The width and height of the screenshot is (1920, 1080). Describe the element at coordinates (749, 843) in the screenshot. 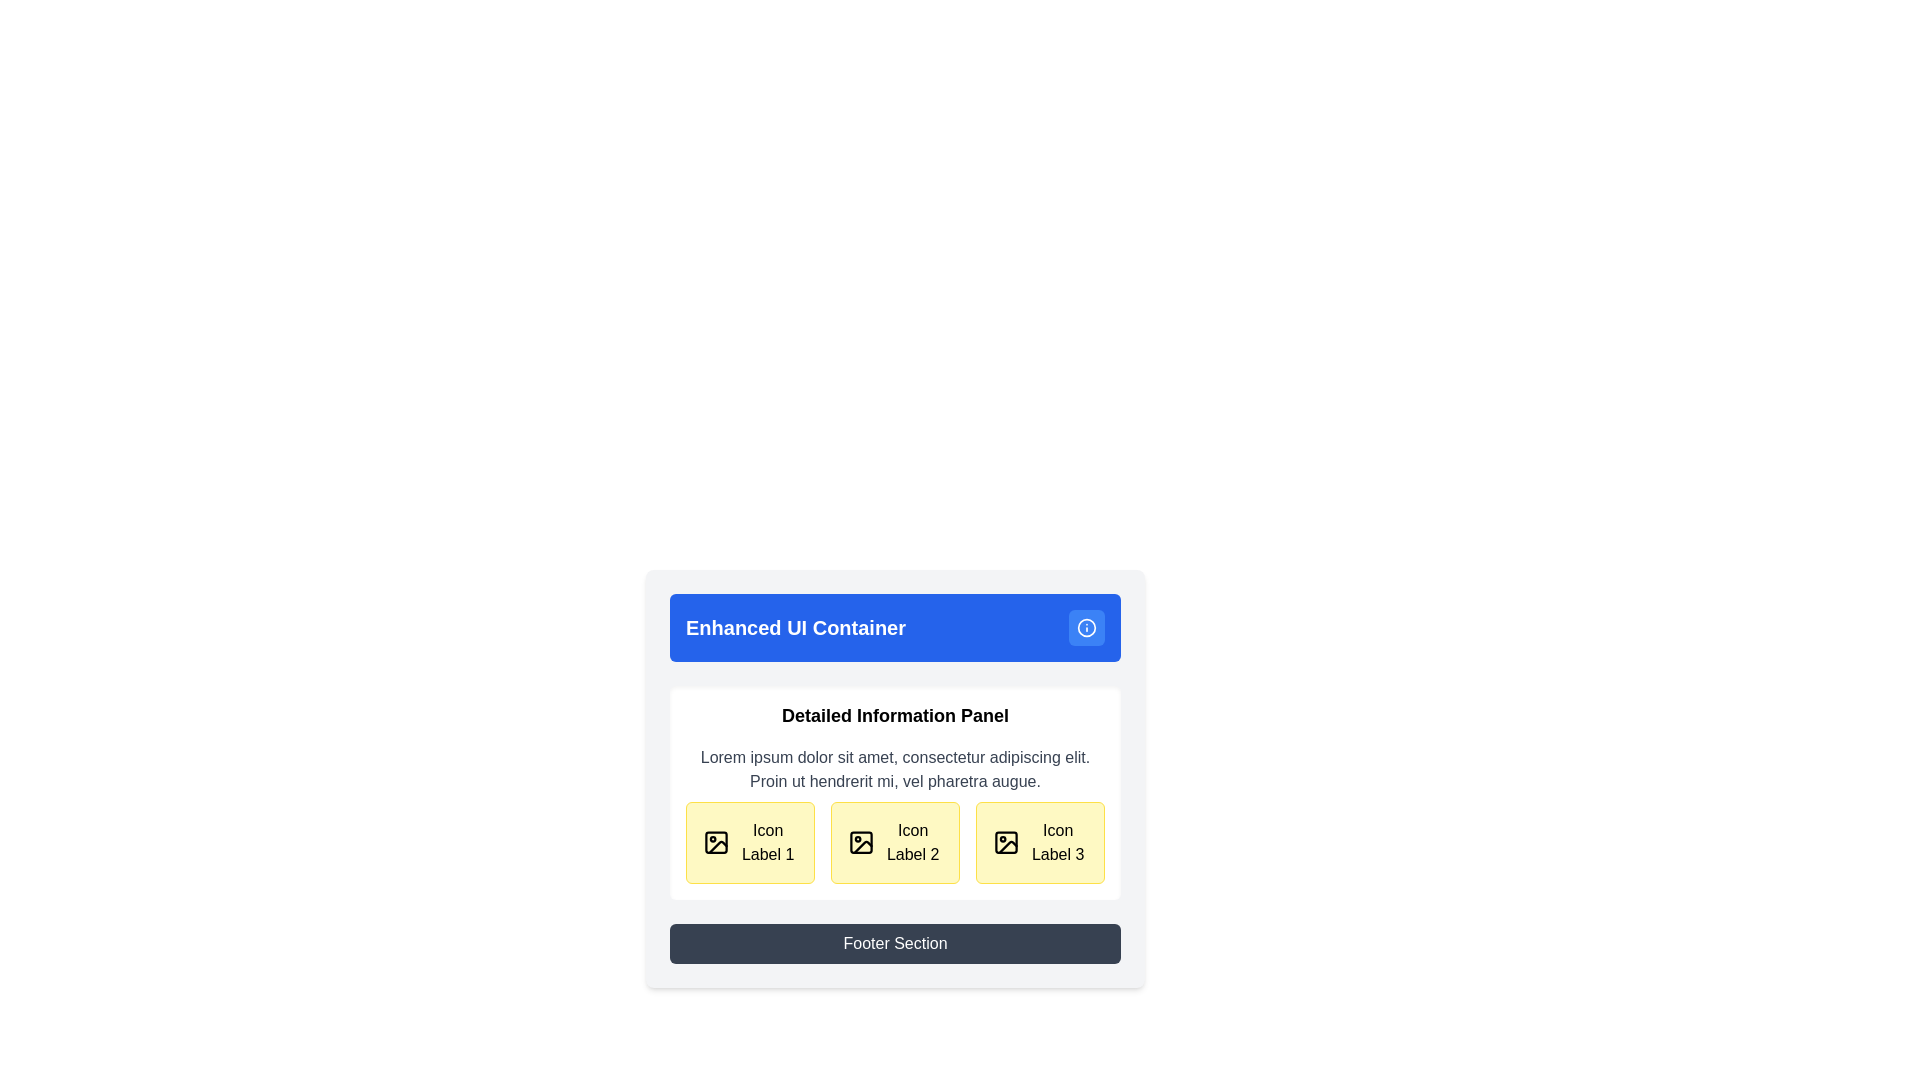

I see `the informational card with the icon and text label "Icon Label 1", which has a light yellow background and is the first card in a grid layout` at that location.